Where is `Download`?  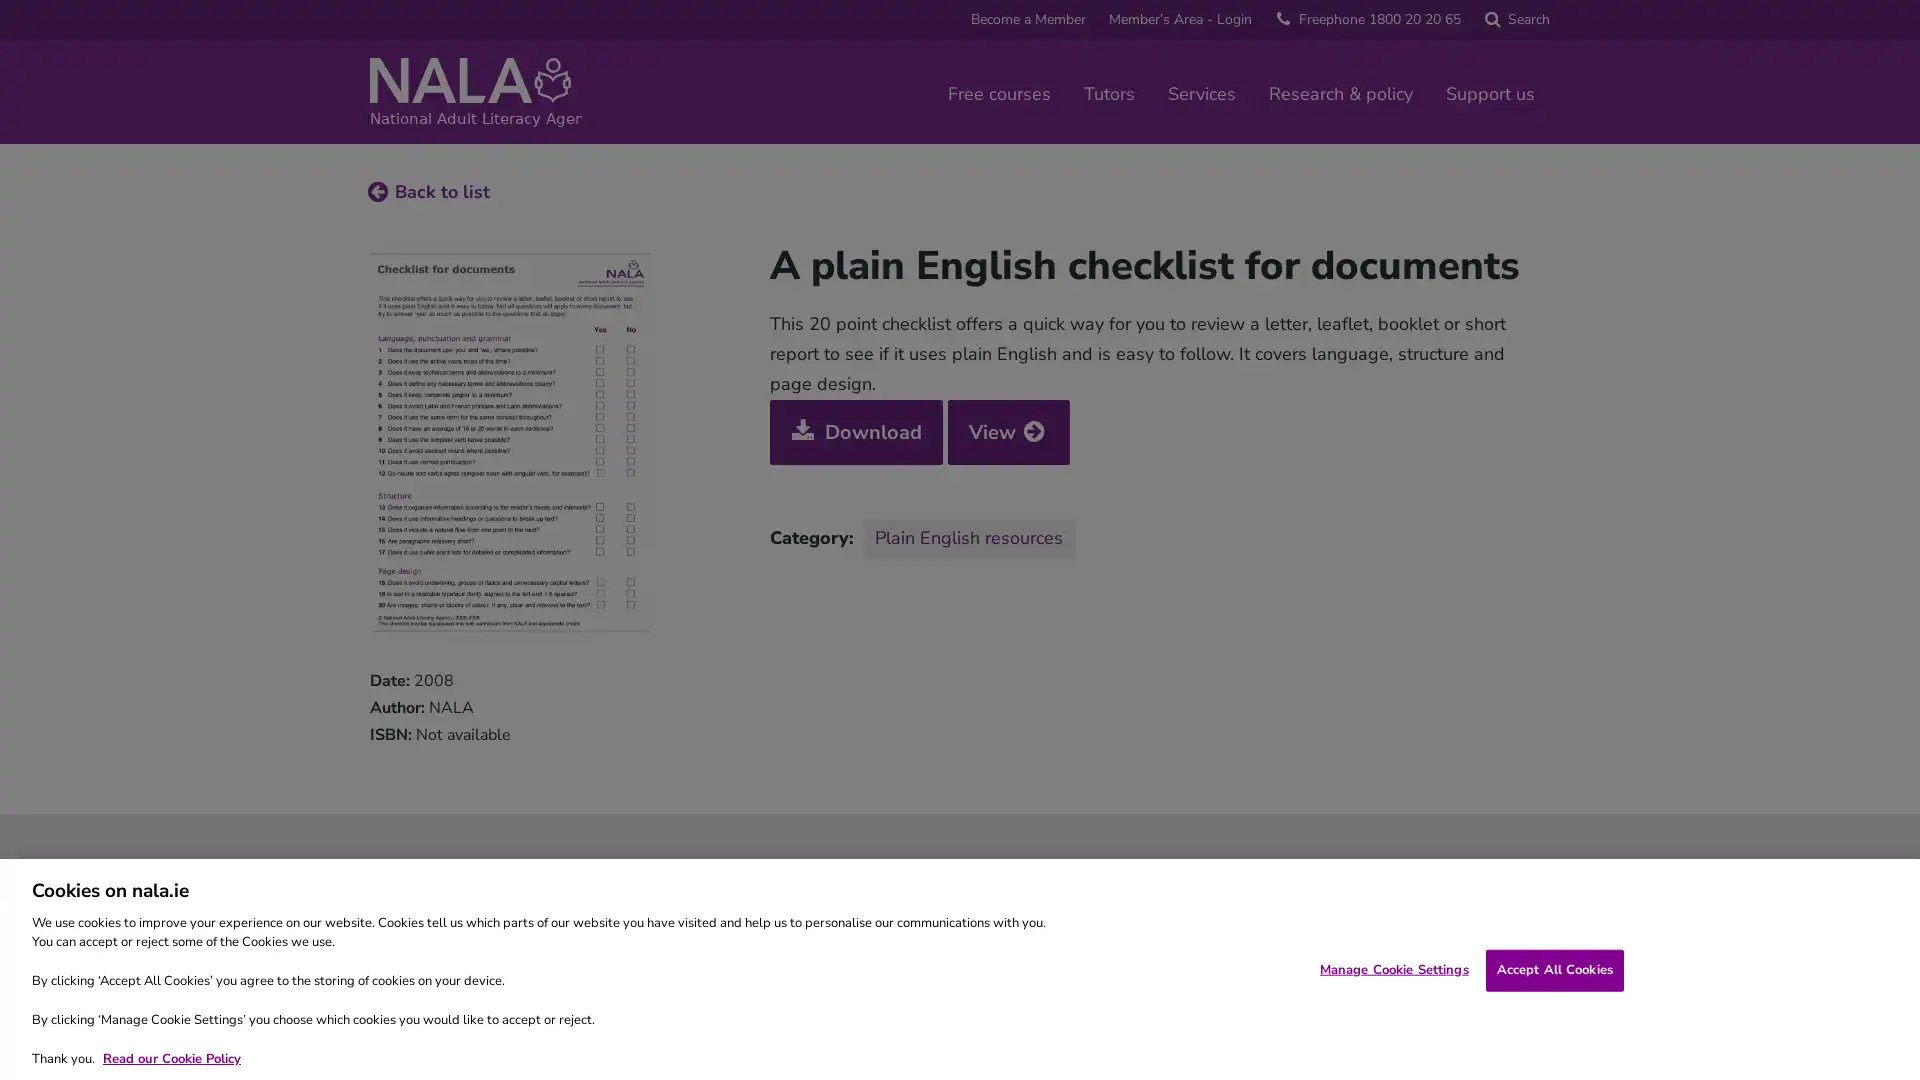 Download is located at coordinates (855, 431).